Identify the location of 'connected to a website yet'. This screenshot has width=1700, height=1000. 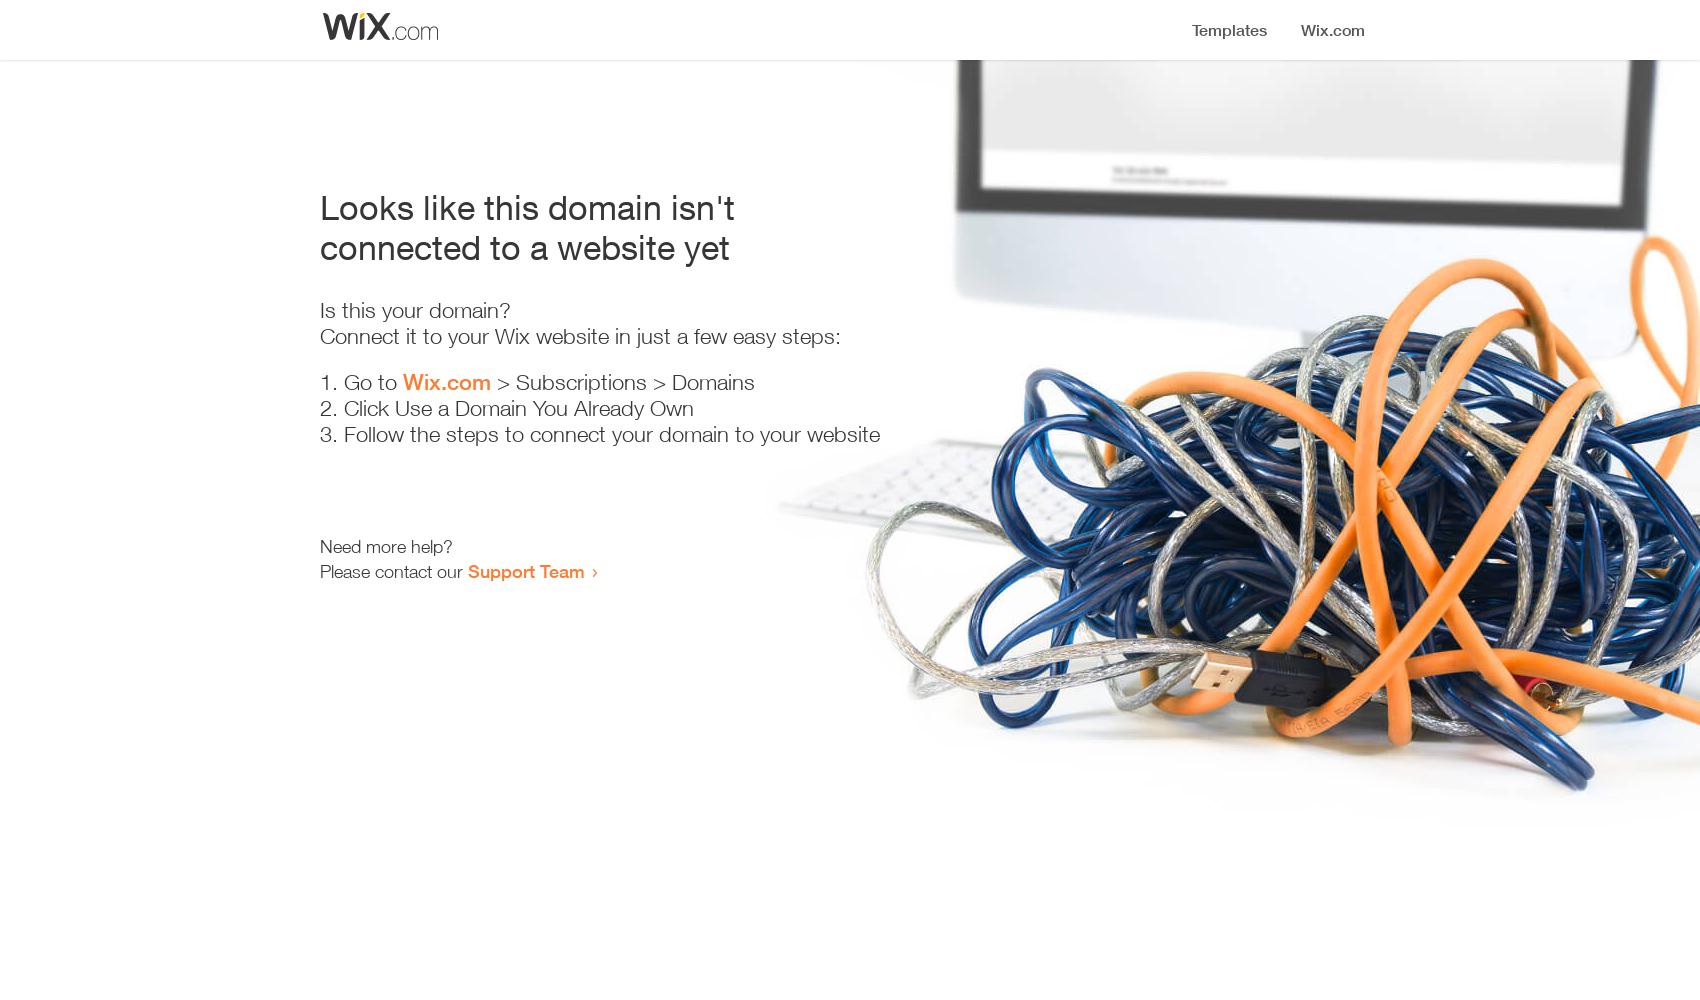
(524, 246).